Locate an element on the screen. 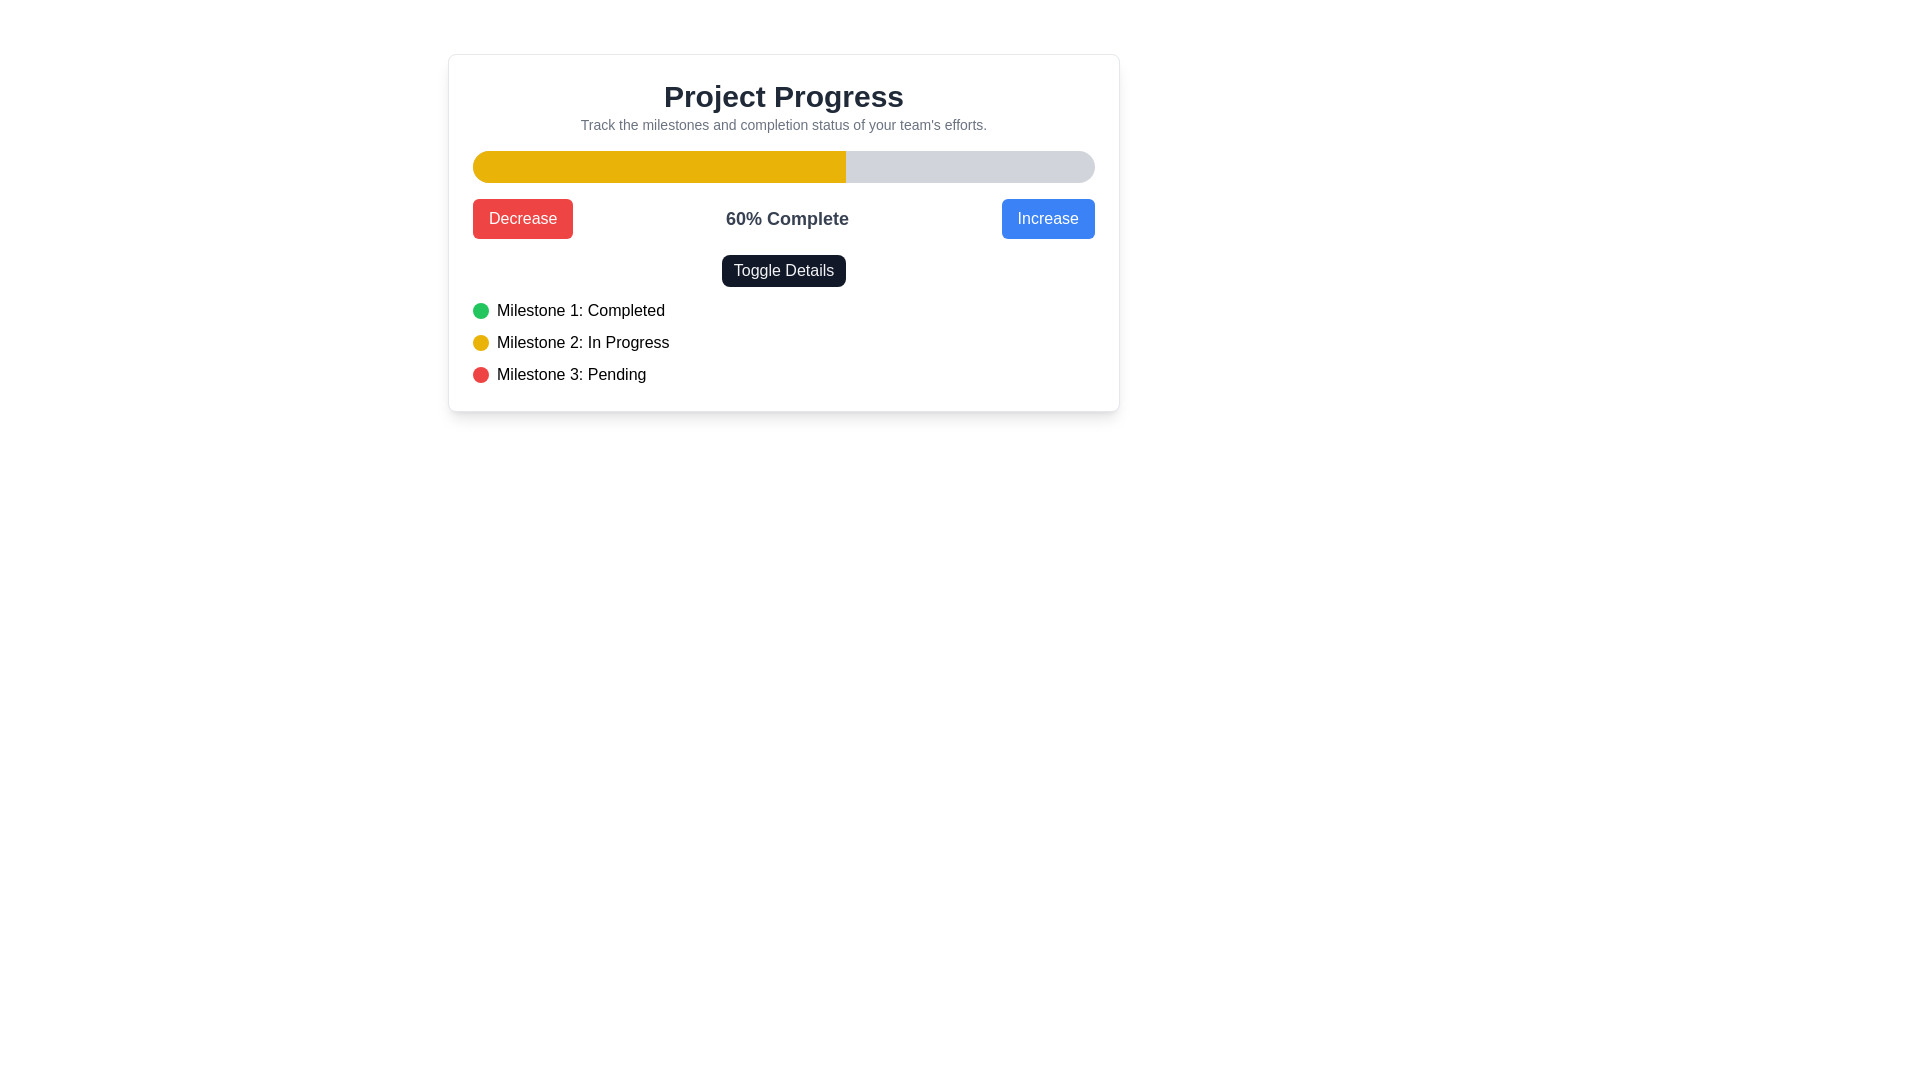 This screenshot has width=1920, height=1080. the text label displaying 'Milestone 2: In Progress', which is aligned horizontally to the right of a yellow circular indicator and positioned in the middle section of a list of milestones is located at coordinates (582, 342).